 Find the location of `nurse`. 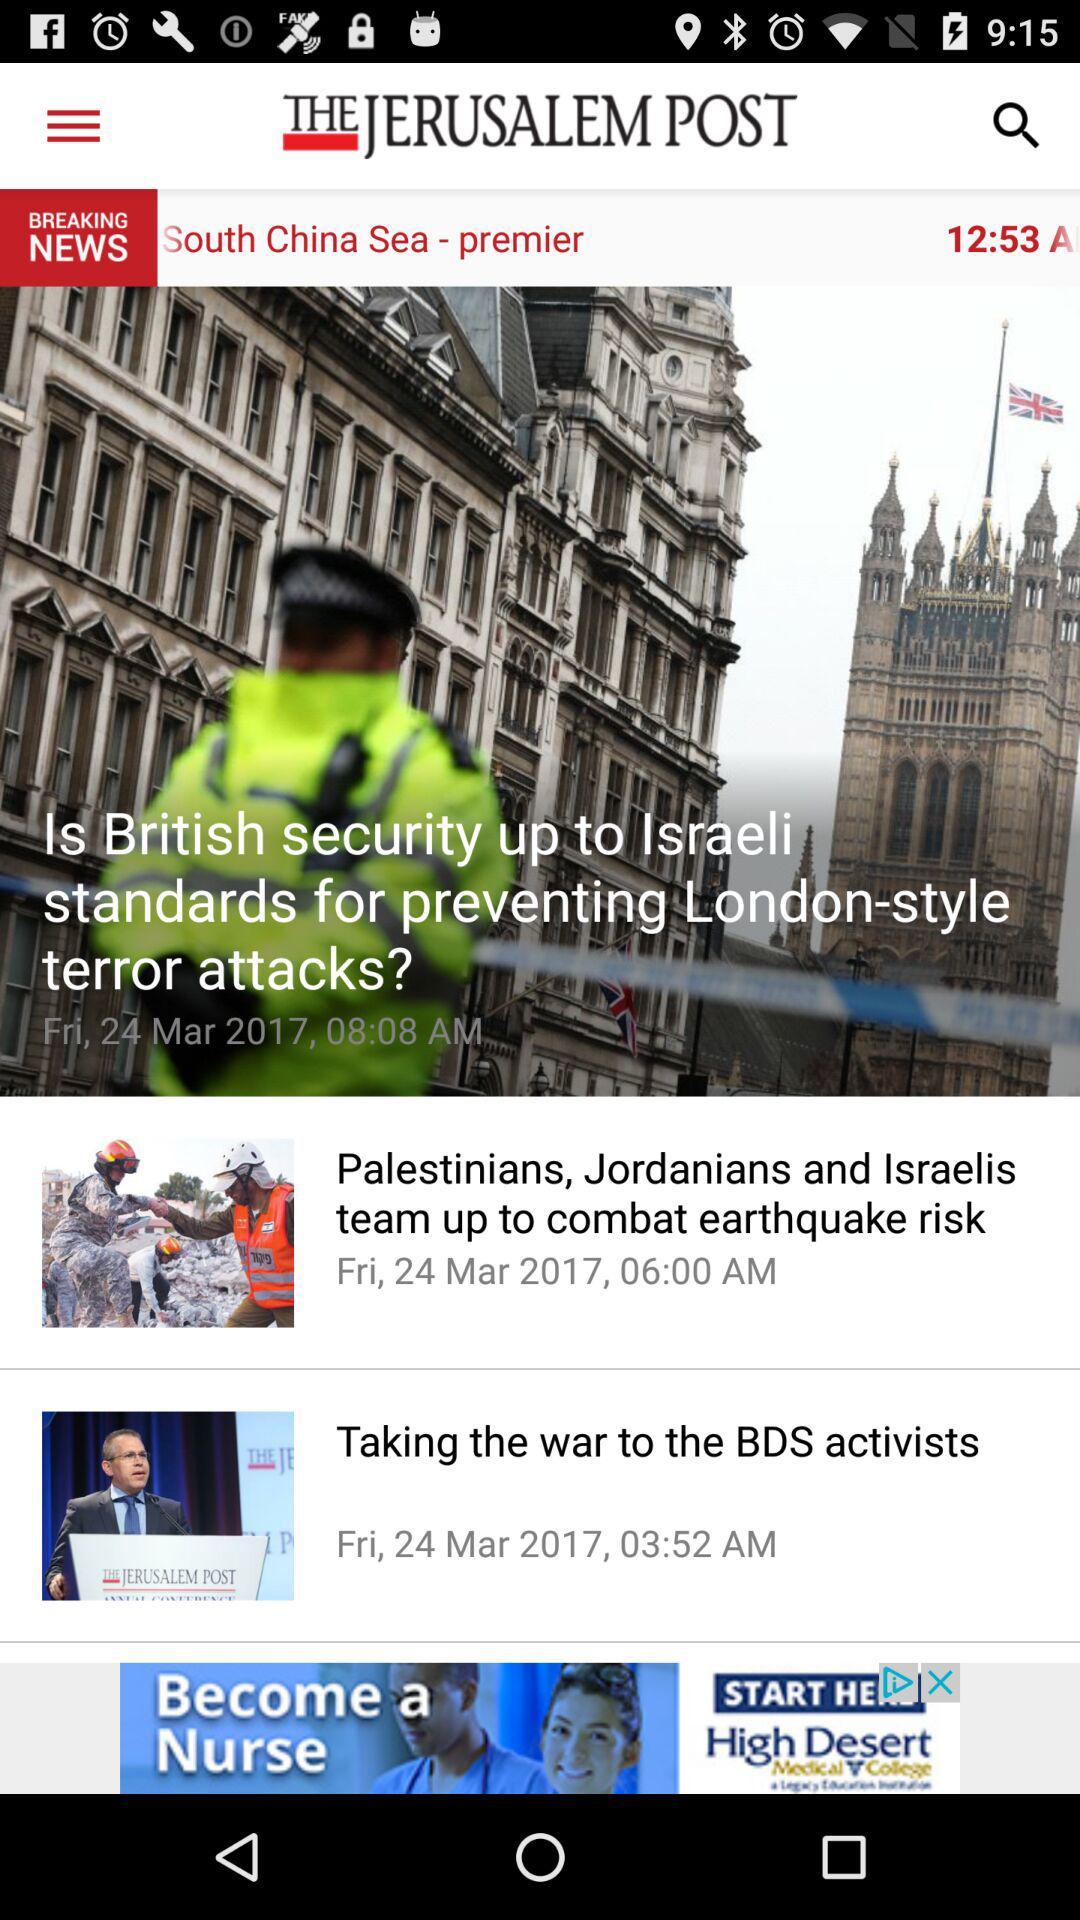

nurse is located at coordinates (540, 1727).